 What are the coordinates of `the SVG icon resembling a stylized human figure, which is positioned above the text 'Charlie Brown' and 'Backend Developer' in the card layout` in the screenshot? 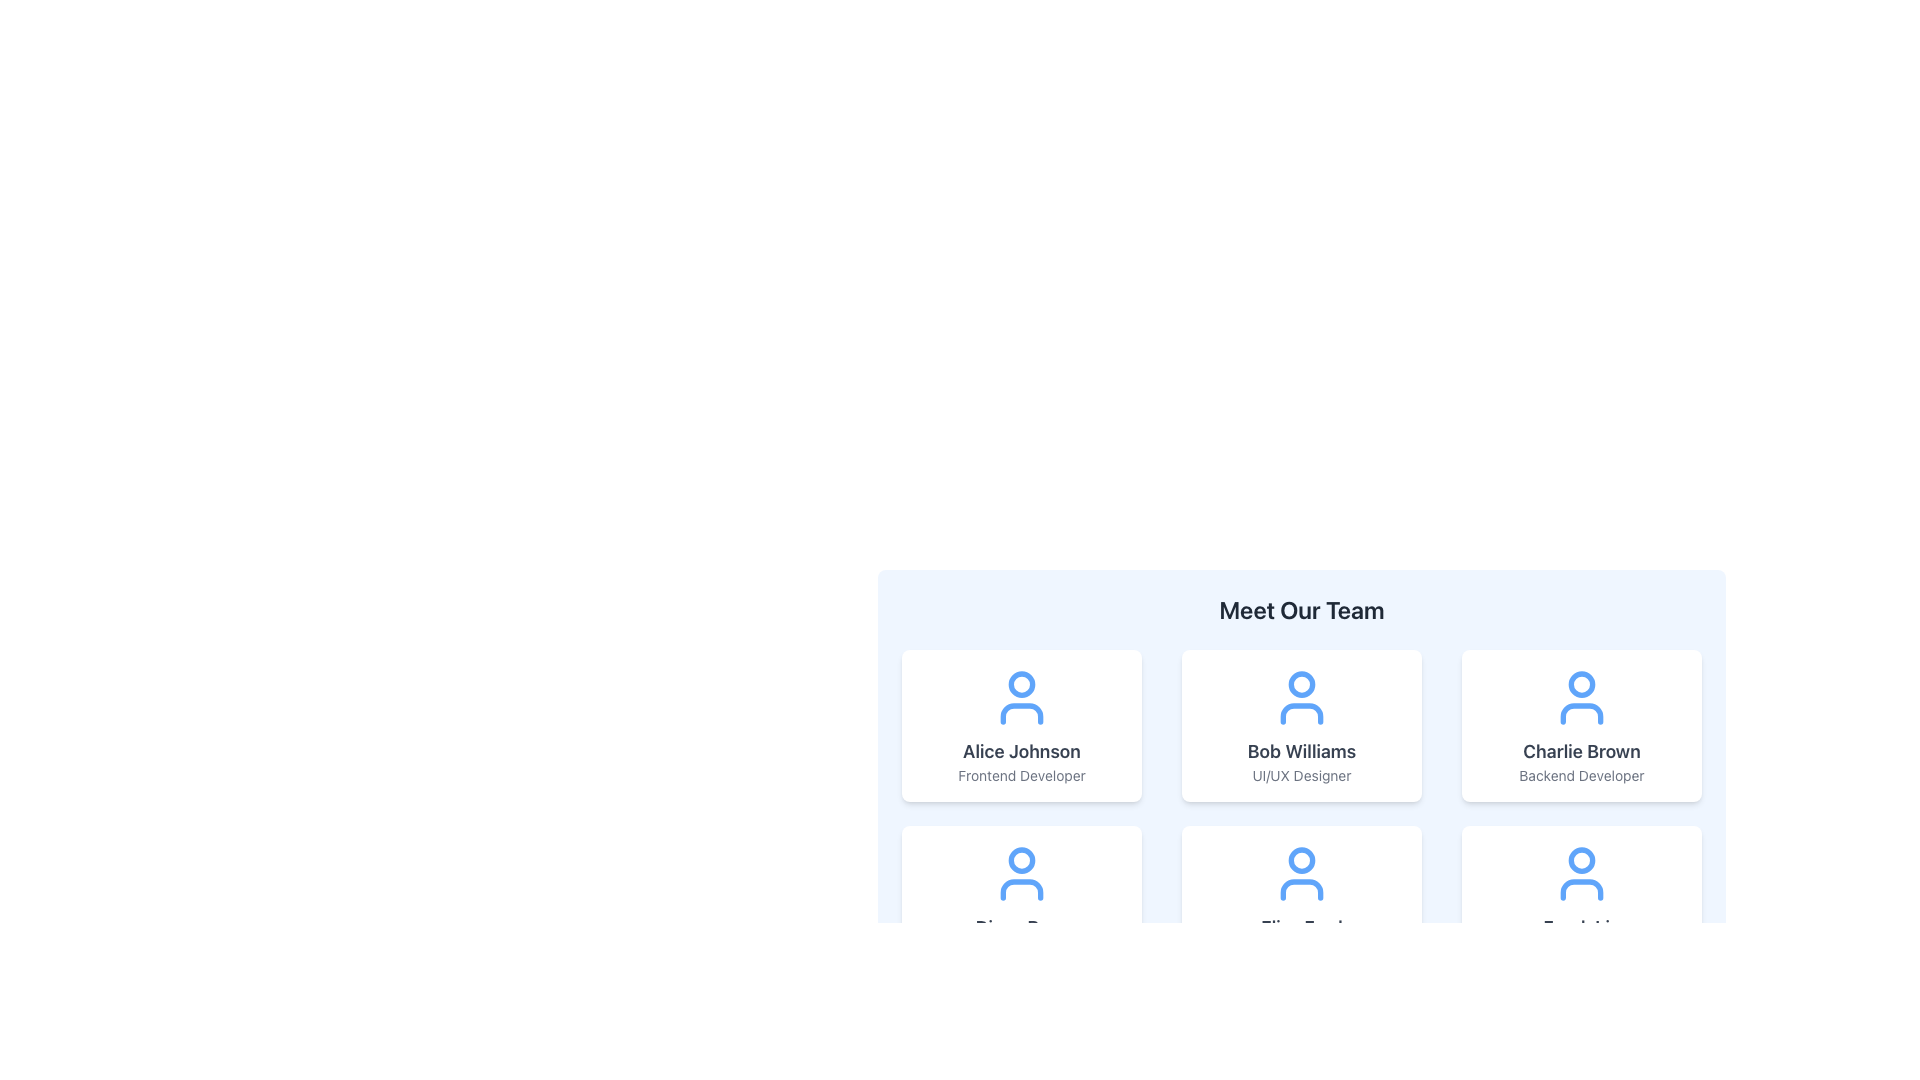 It's located at (1581, 697).